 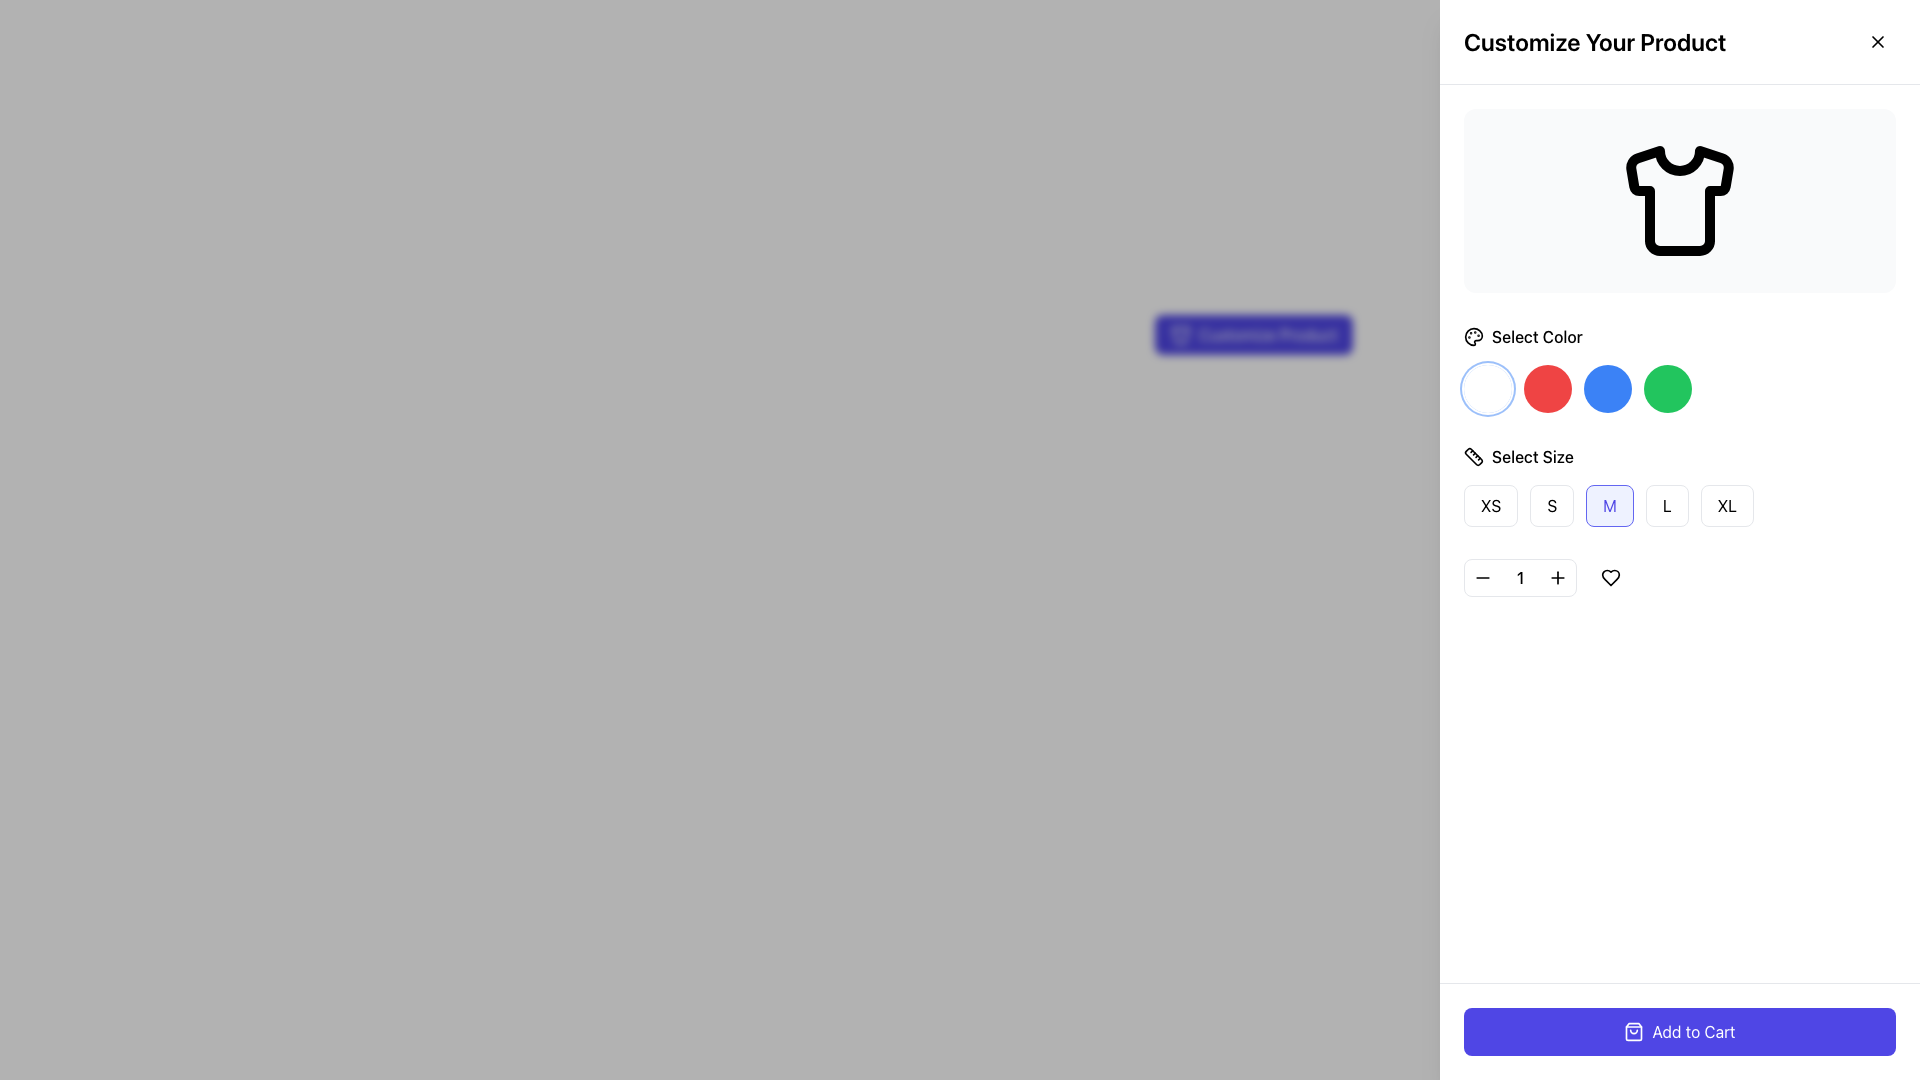 What do you see at coordinates (1876, 42) in the screenshot?
I see `the close icon located at the top-right corner of the interface near the title 'Customize Your Product'` at bounding box center [1876, 42].